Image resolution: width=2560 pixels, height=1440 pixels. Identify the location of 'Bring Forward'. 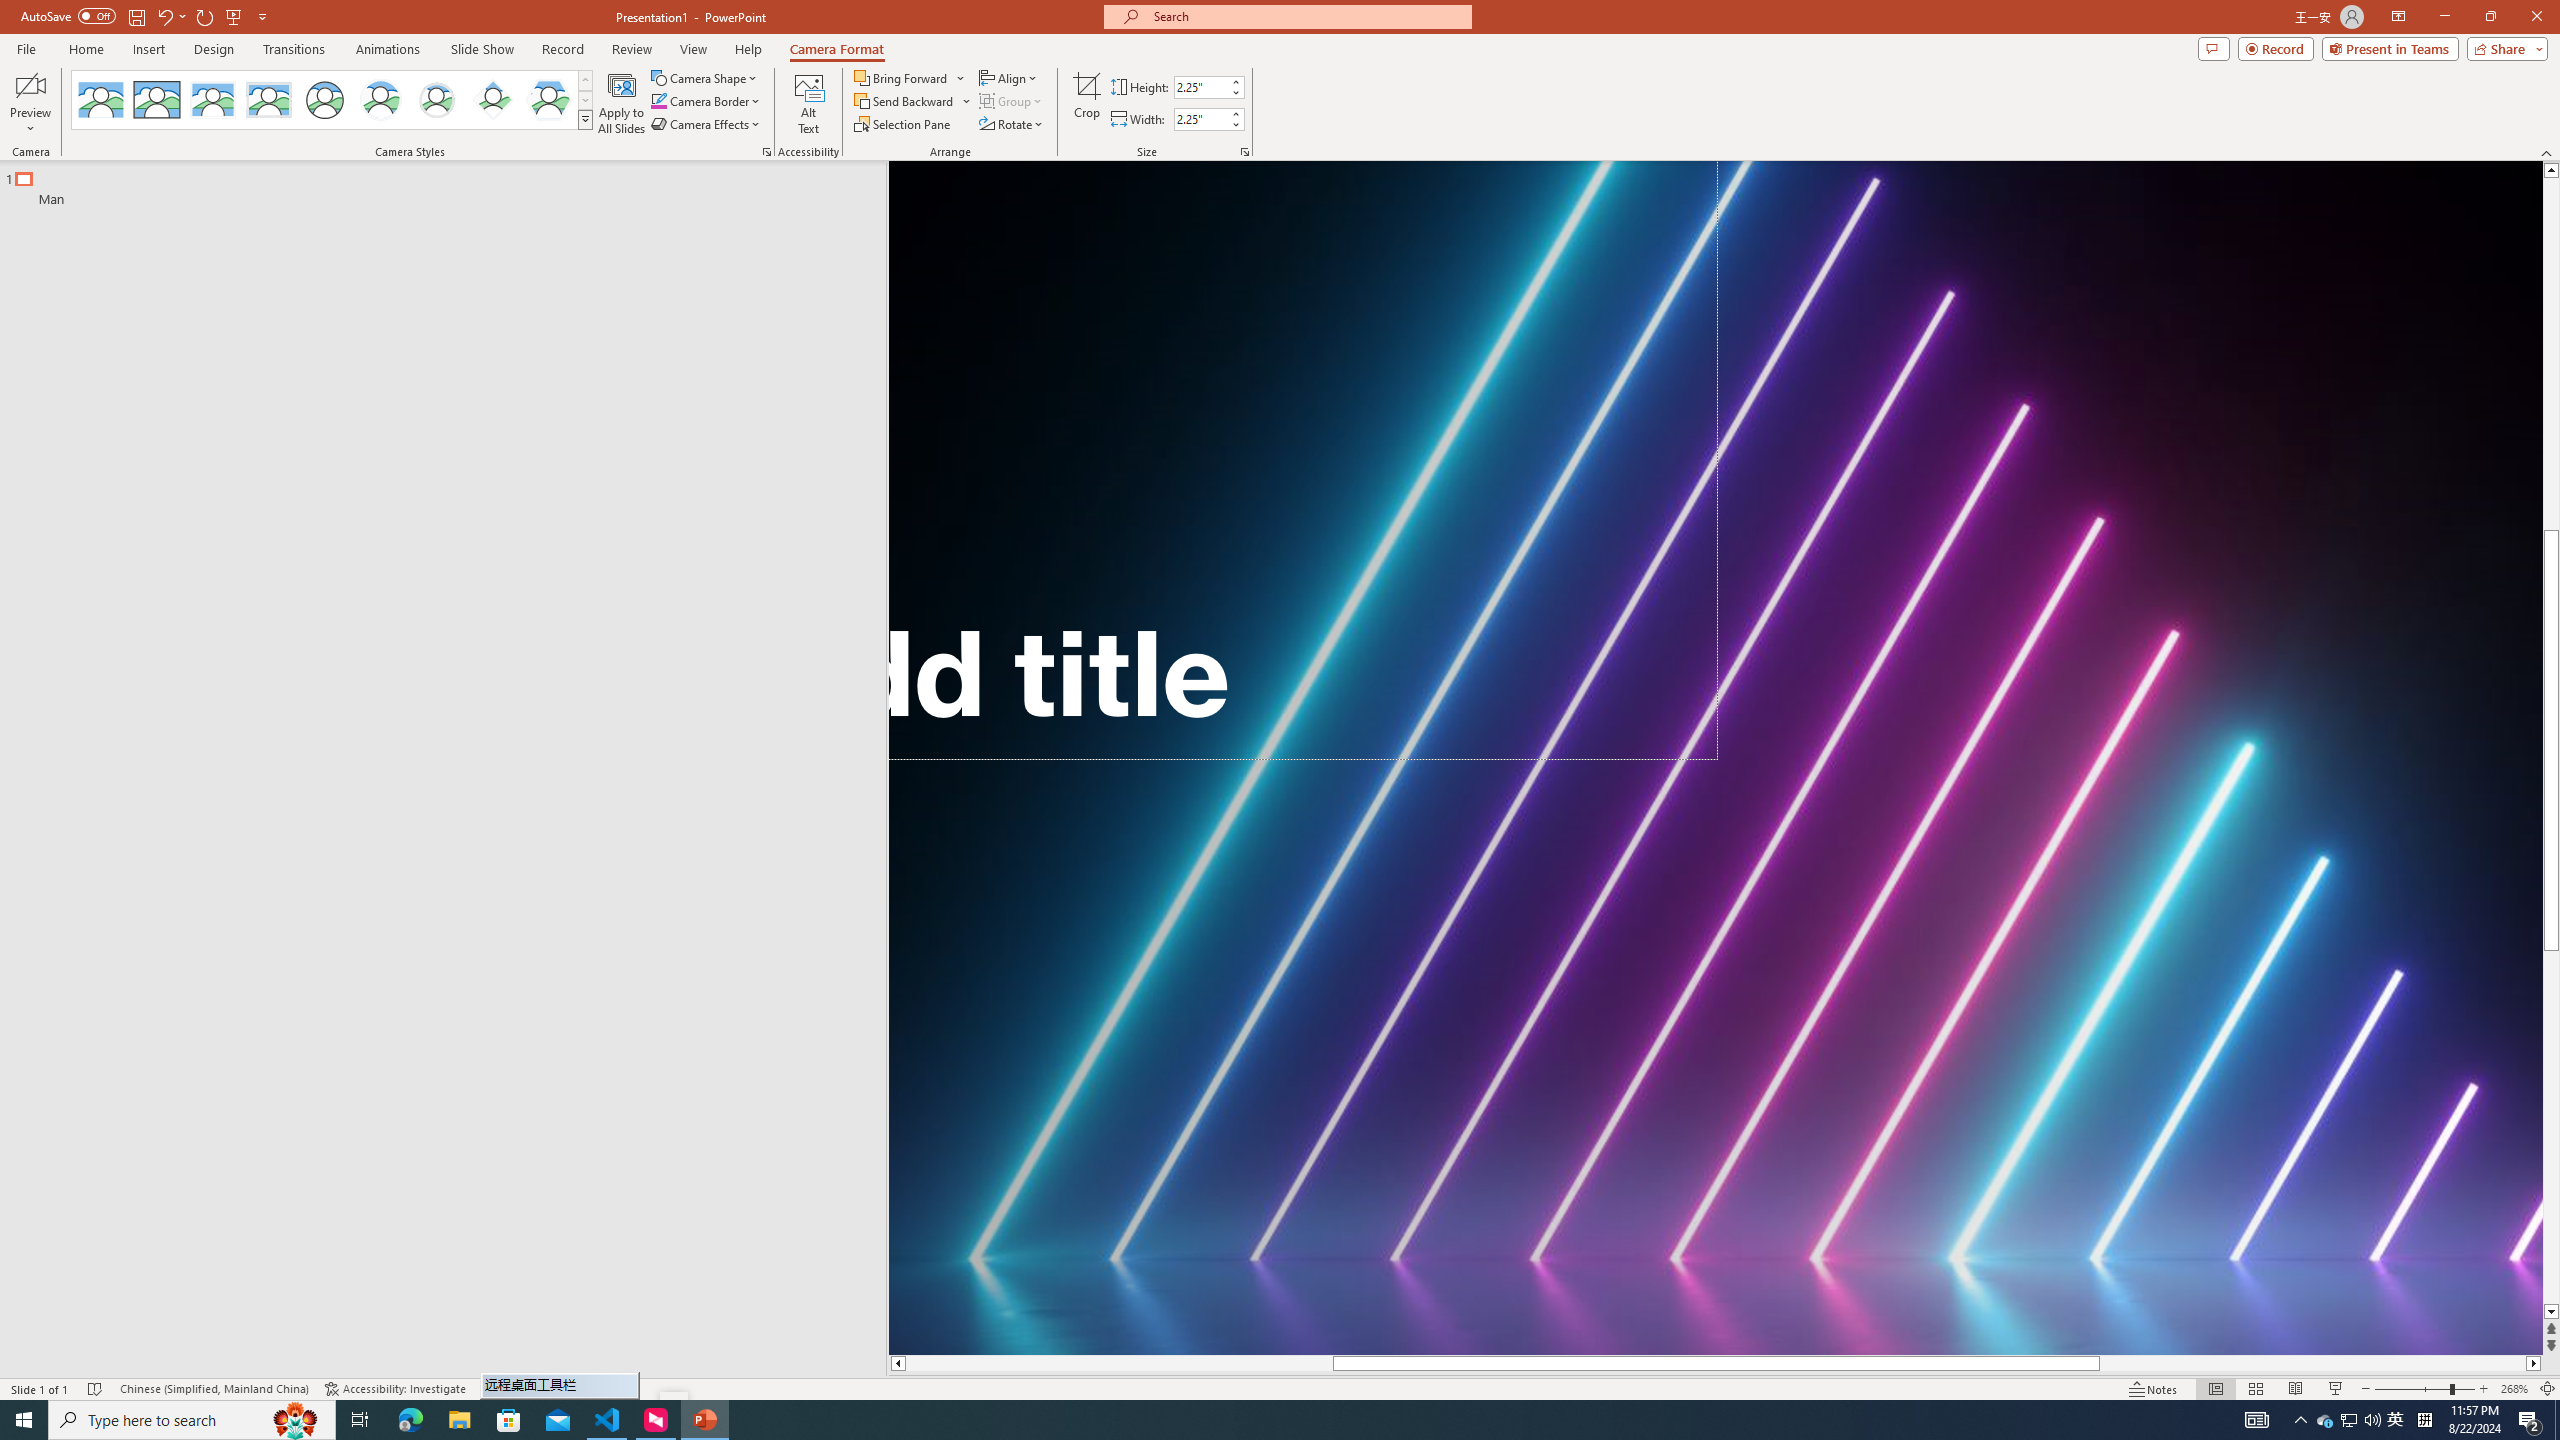
(909, 77).